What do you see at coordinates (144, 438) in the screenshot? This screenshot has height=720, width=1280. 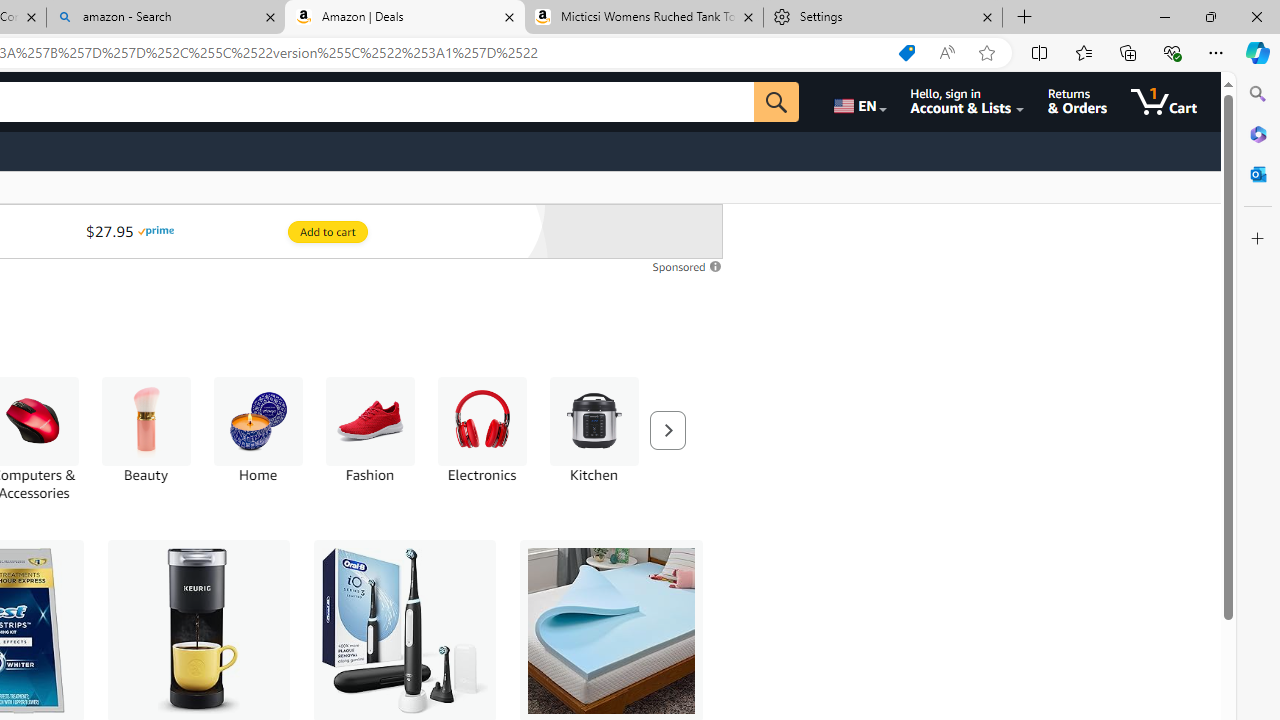 I see `'Beauty'` at bounding box center [144, 438].